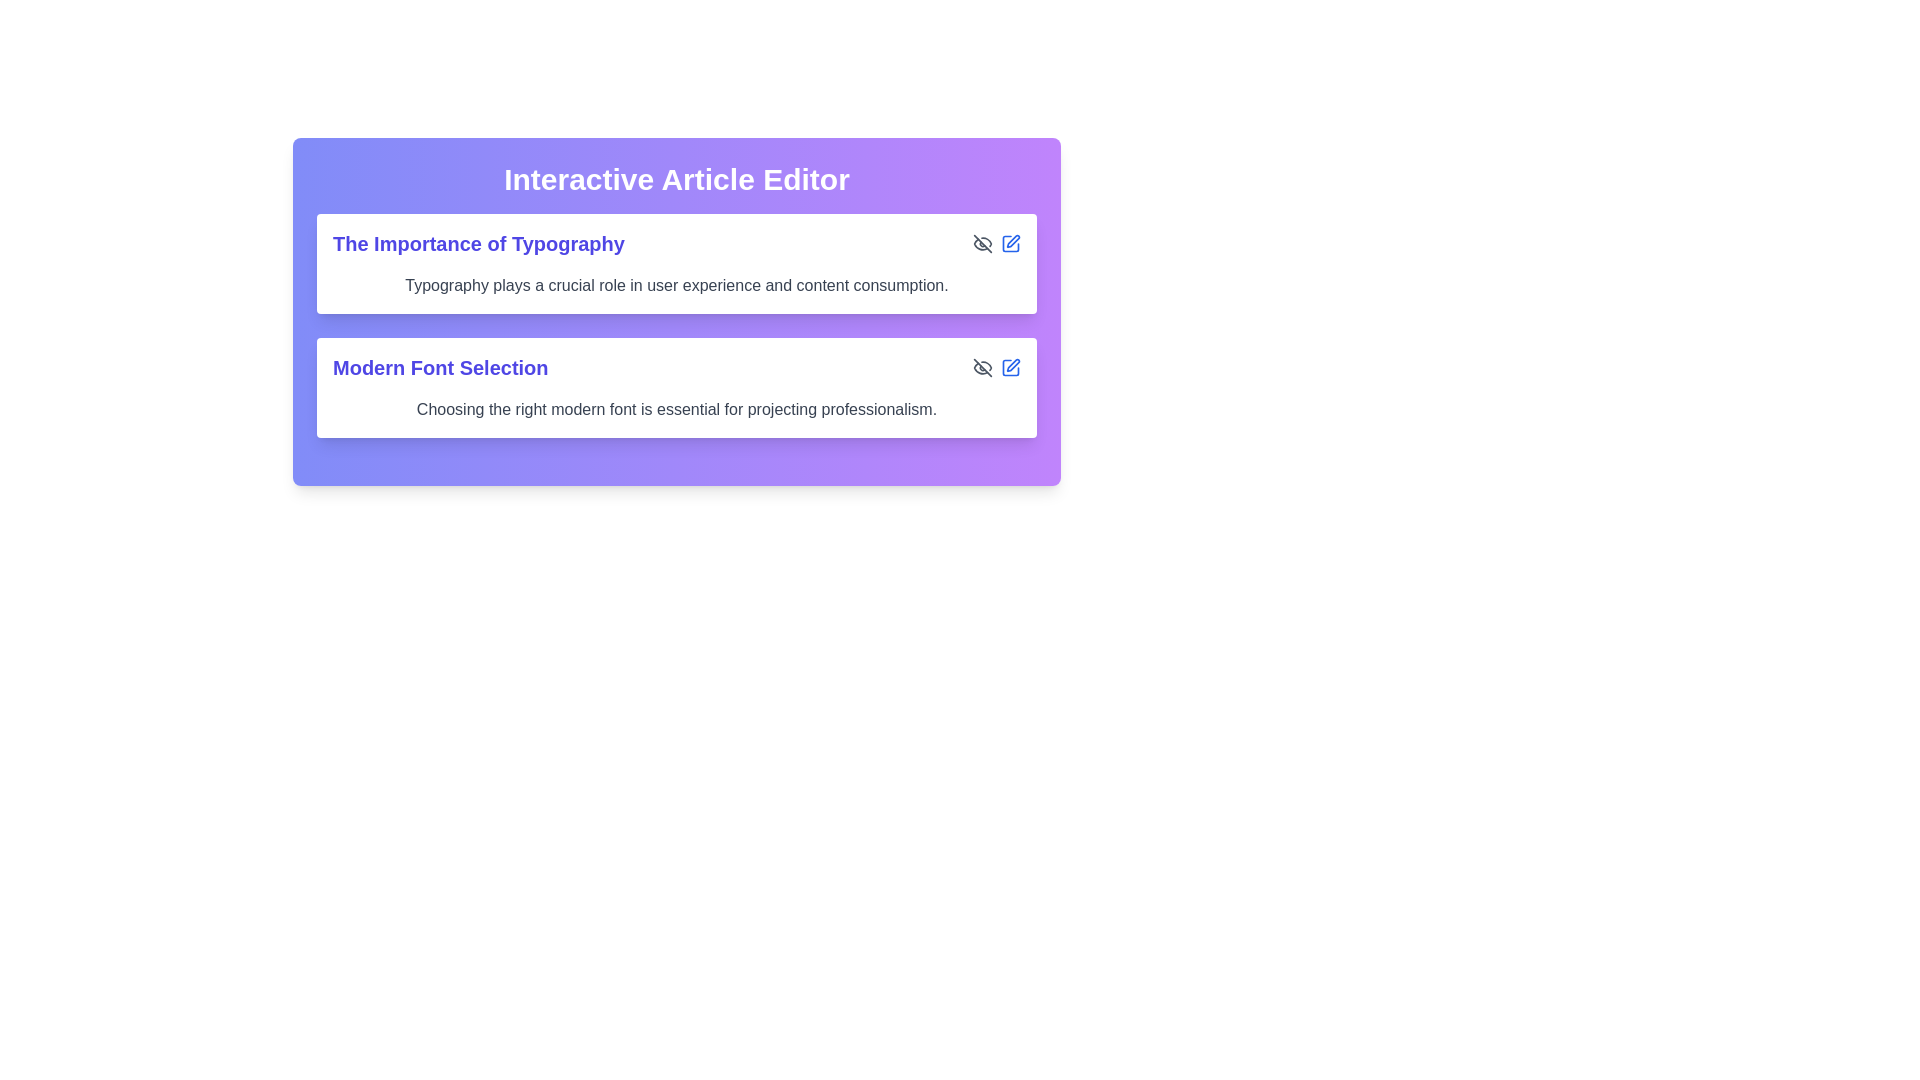  Describe the element at coordinates (983, 242) in the screenshot. I see `the toggle button icon located to the right of the title section 'The Importance of Typography'` at that location.